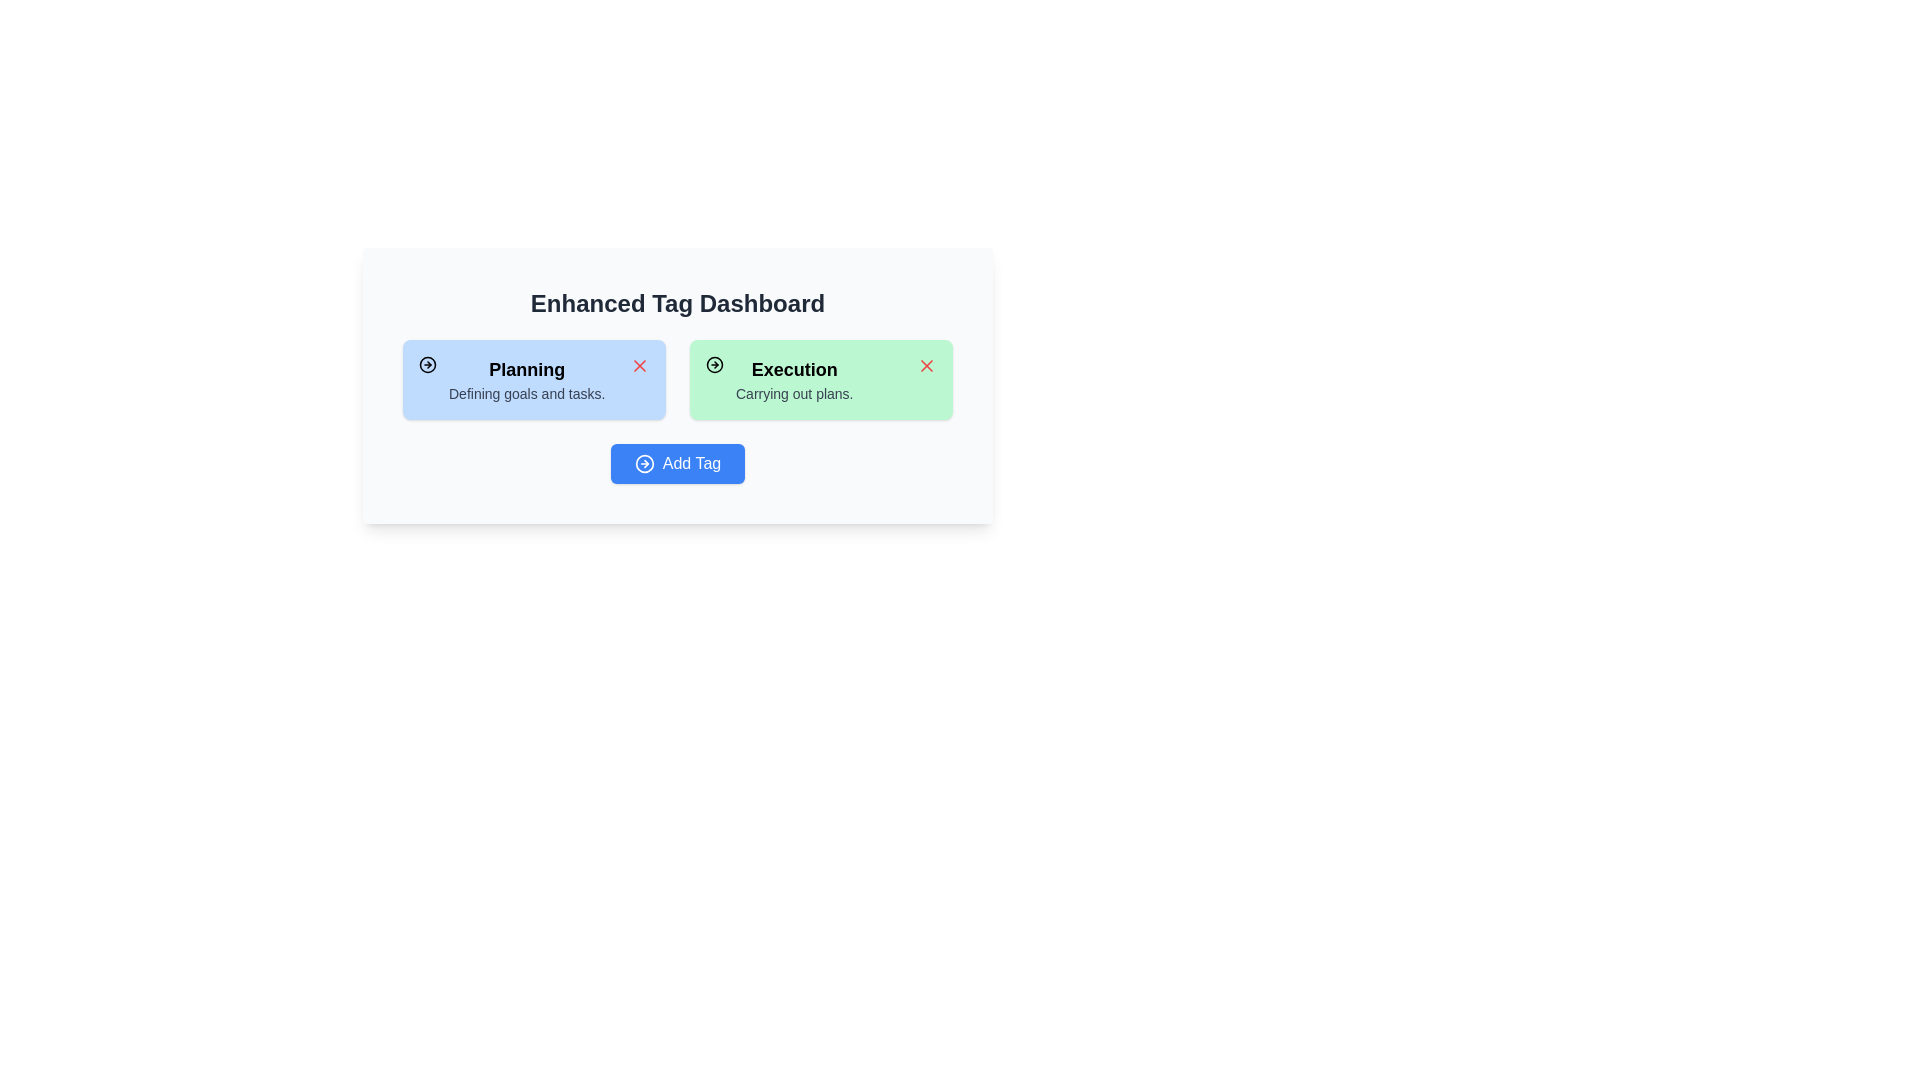  What do you see at coordinates (426, 365) in the screenshot?
I see `the circular icon with a right-pointing arrow, which has a red-filled background and black border, located to the left of the 'Planning' text label in the blue tag` at bounding box center [426, 365].